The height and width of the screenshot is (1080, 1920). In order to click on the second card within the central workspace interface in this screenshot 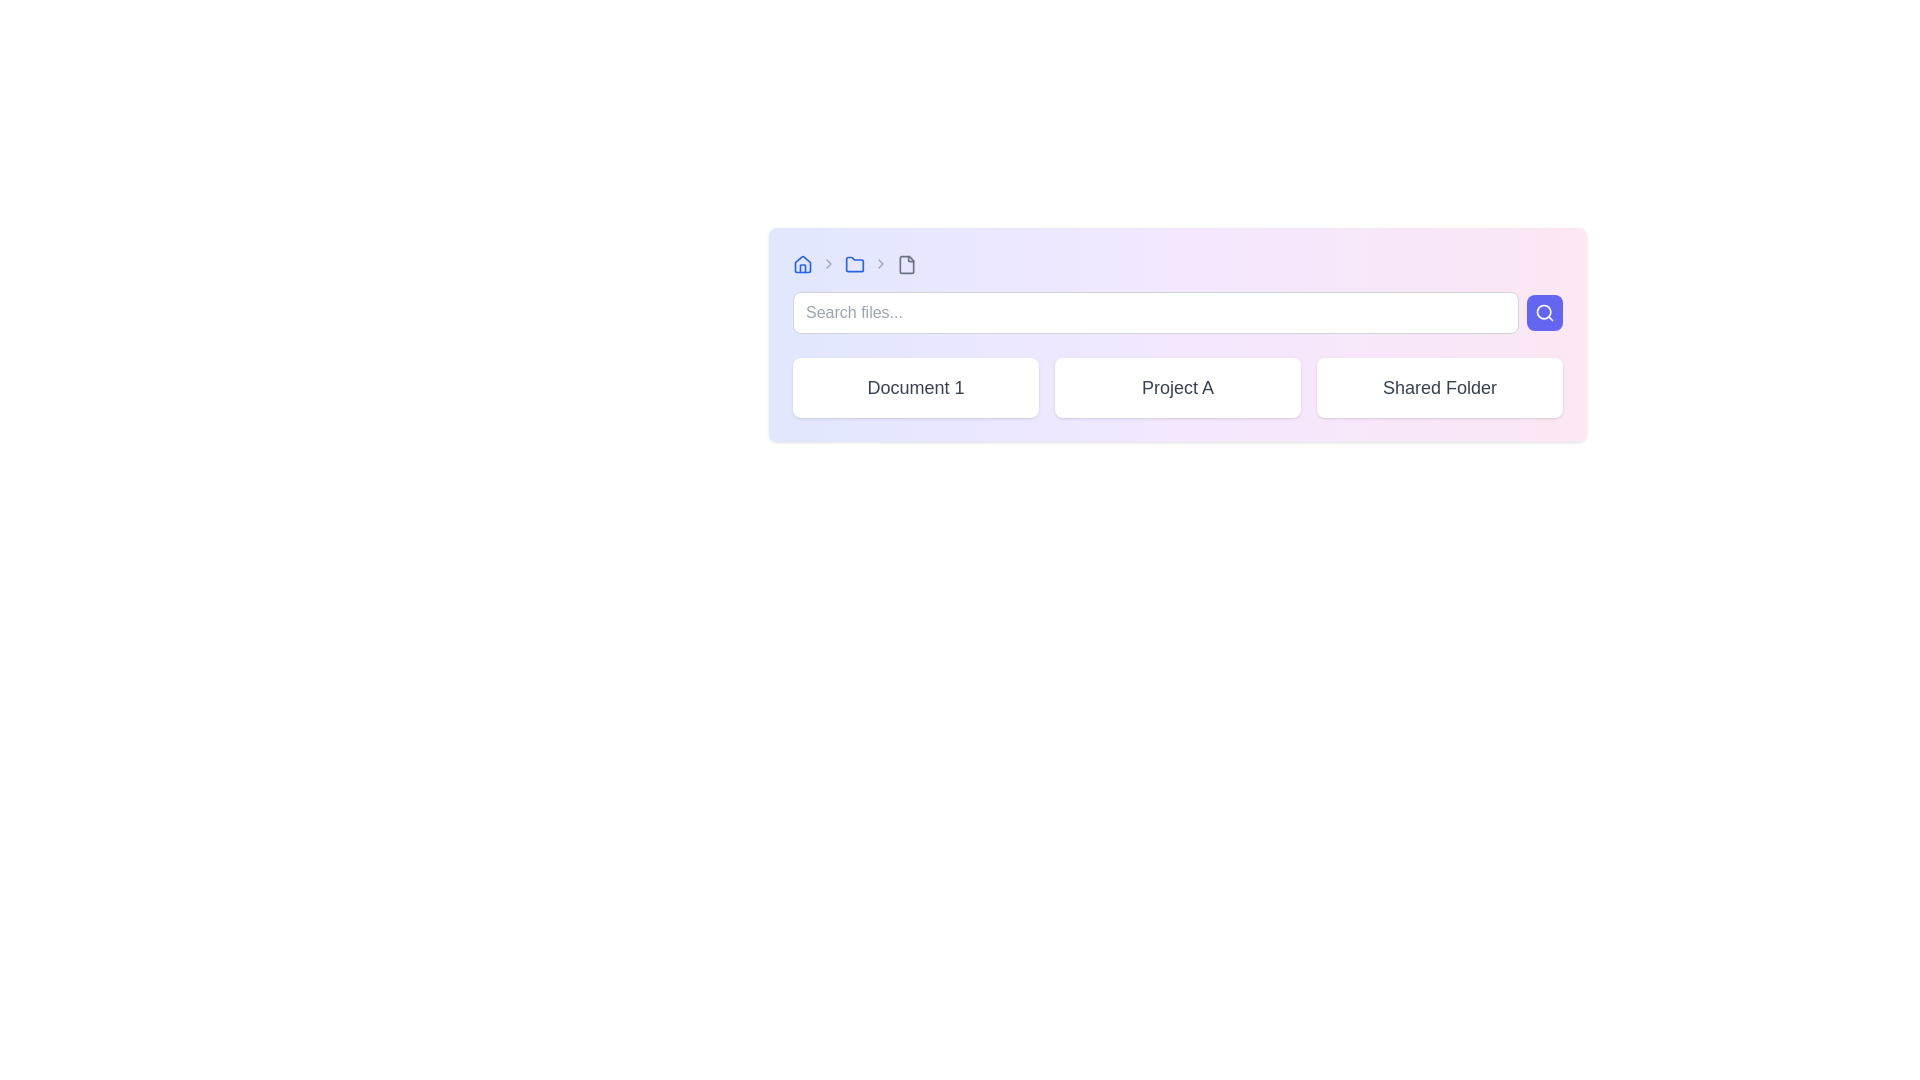, I will do `click(1177, 423)`.